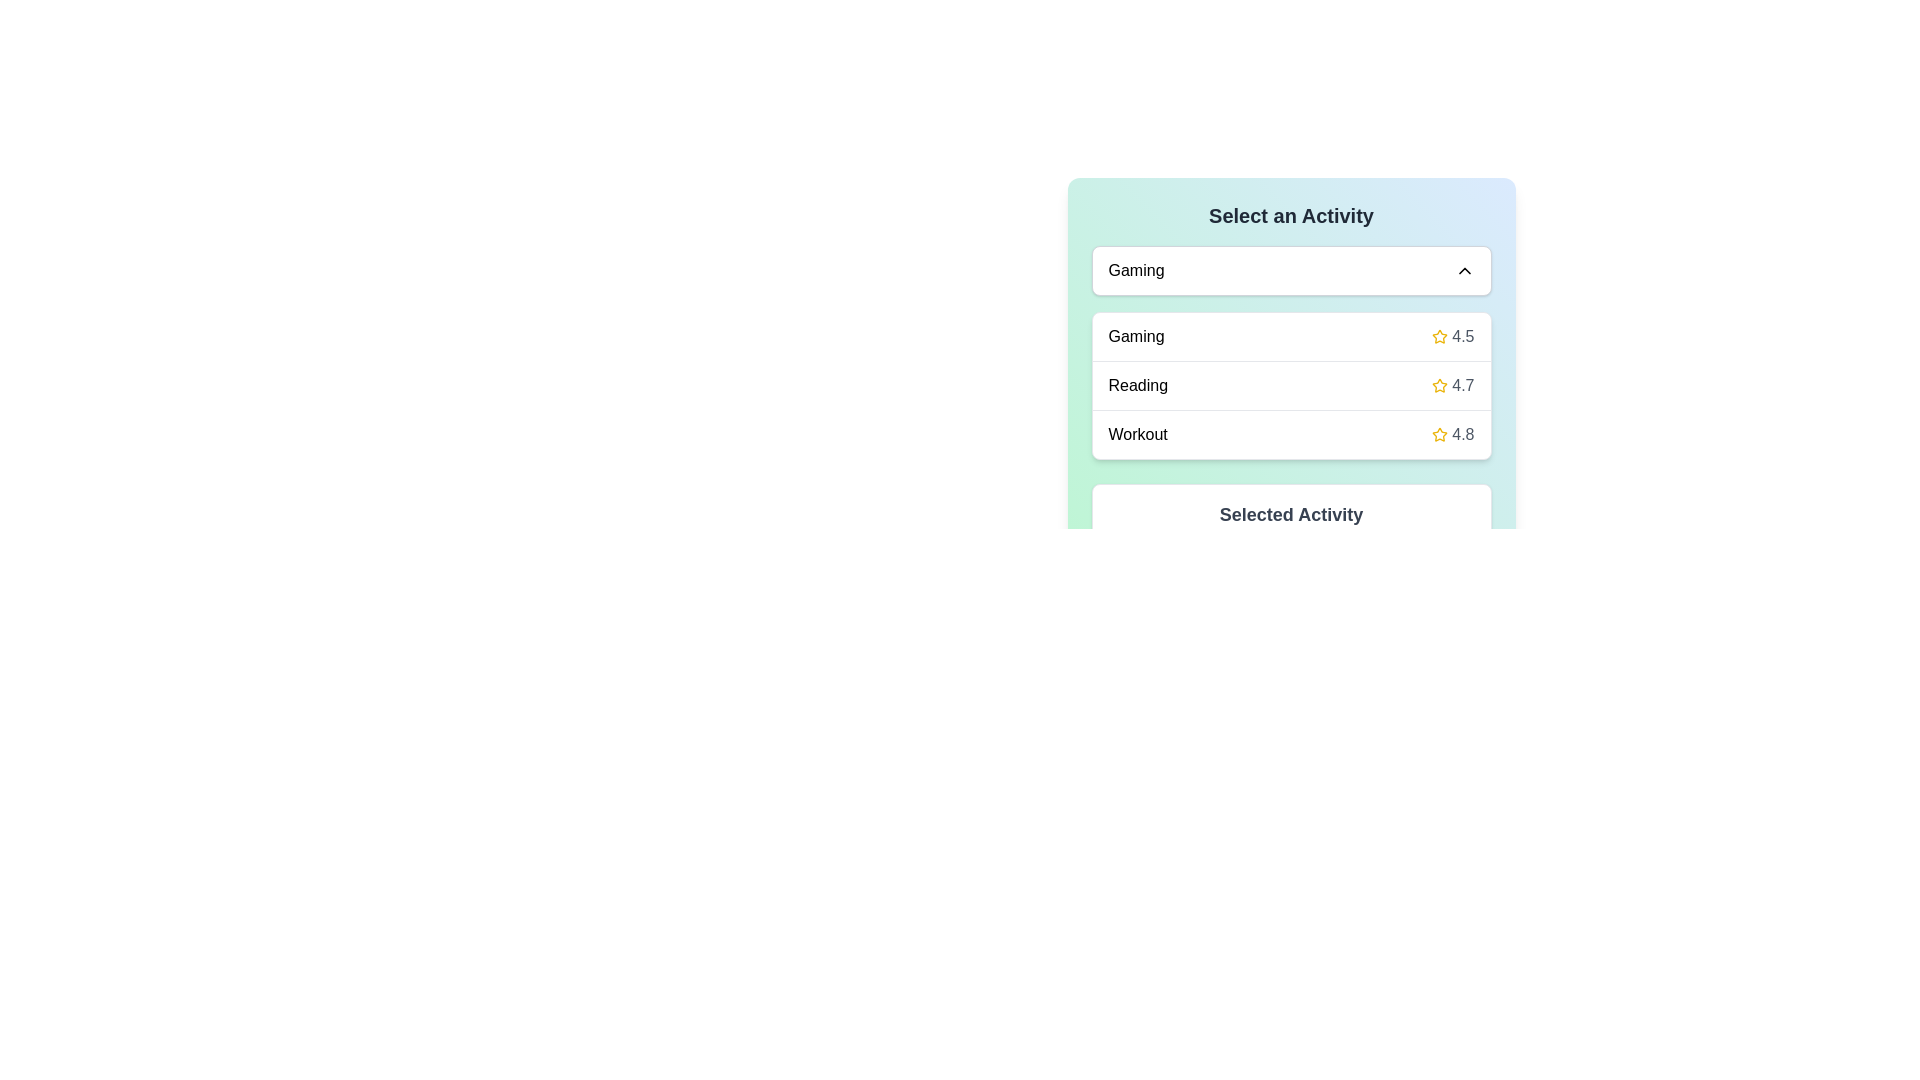 Image resolution: width=1920 pixels, height=1080 pixels. What do you see at coordinates (1291, 270) in the screenshot?
I see `the Dropdown Toggle located below the 'Select an Activity' section title` at bounding box center [1291, 270].